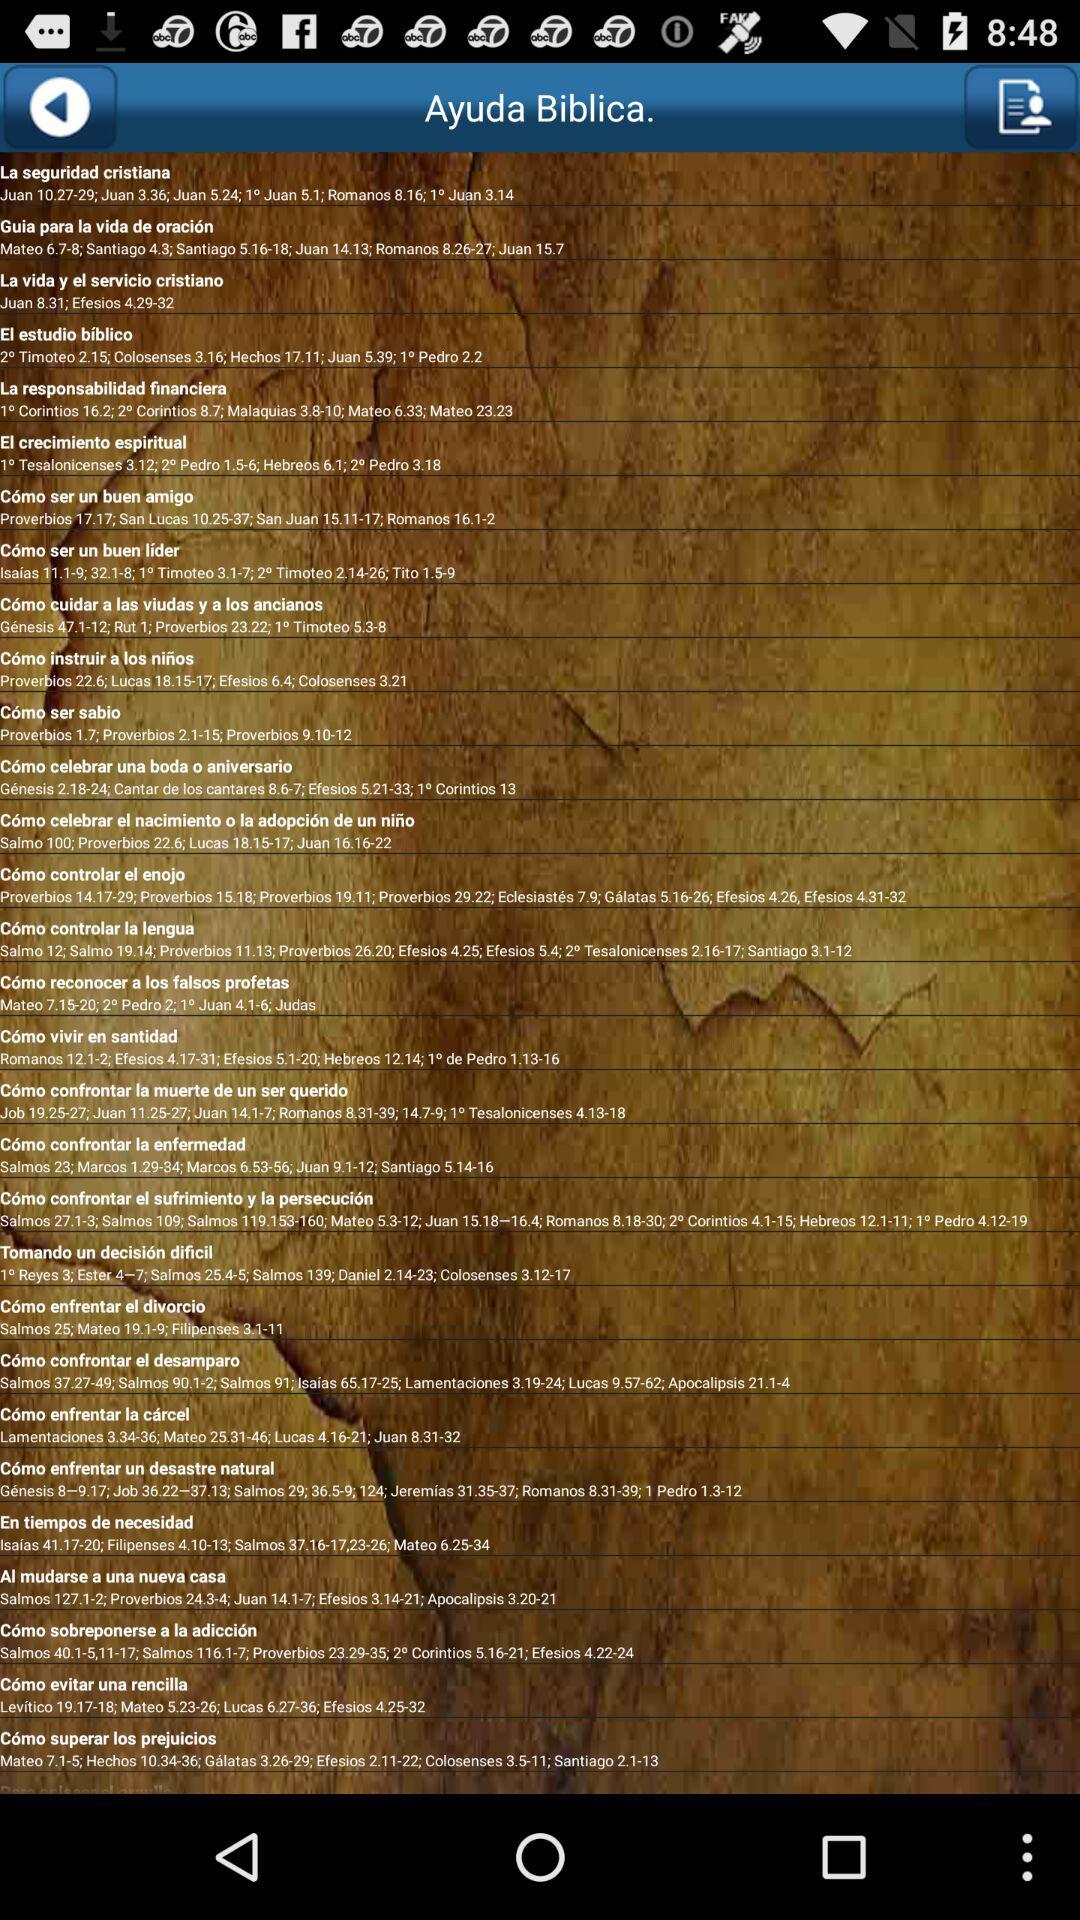 The image size is (1080, 1920). Describe the element at coordinates (540, 978) in the screenshot. I see `the icon above mateo 7 15 icon` at that location.